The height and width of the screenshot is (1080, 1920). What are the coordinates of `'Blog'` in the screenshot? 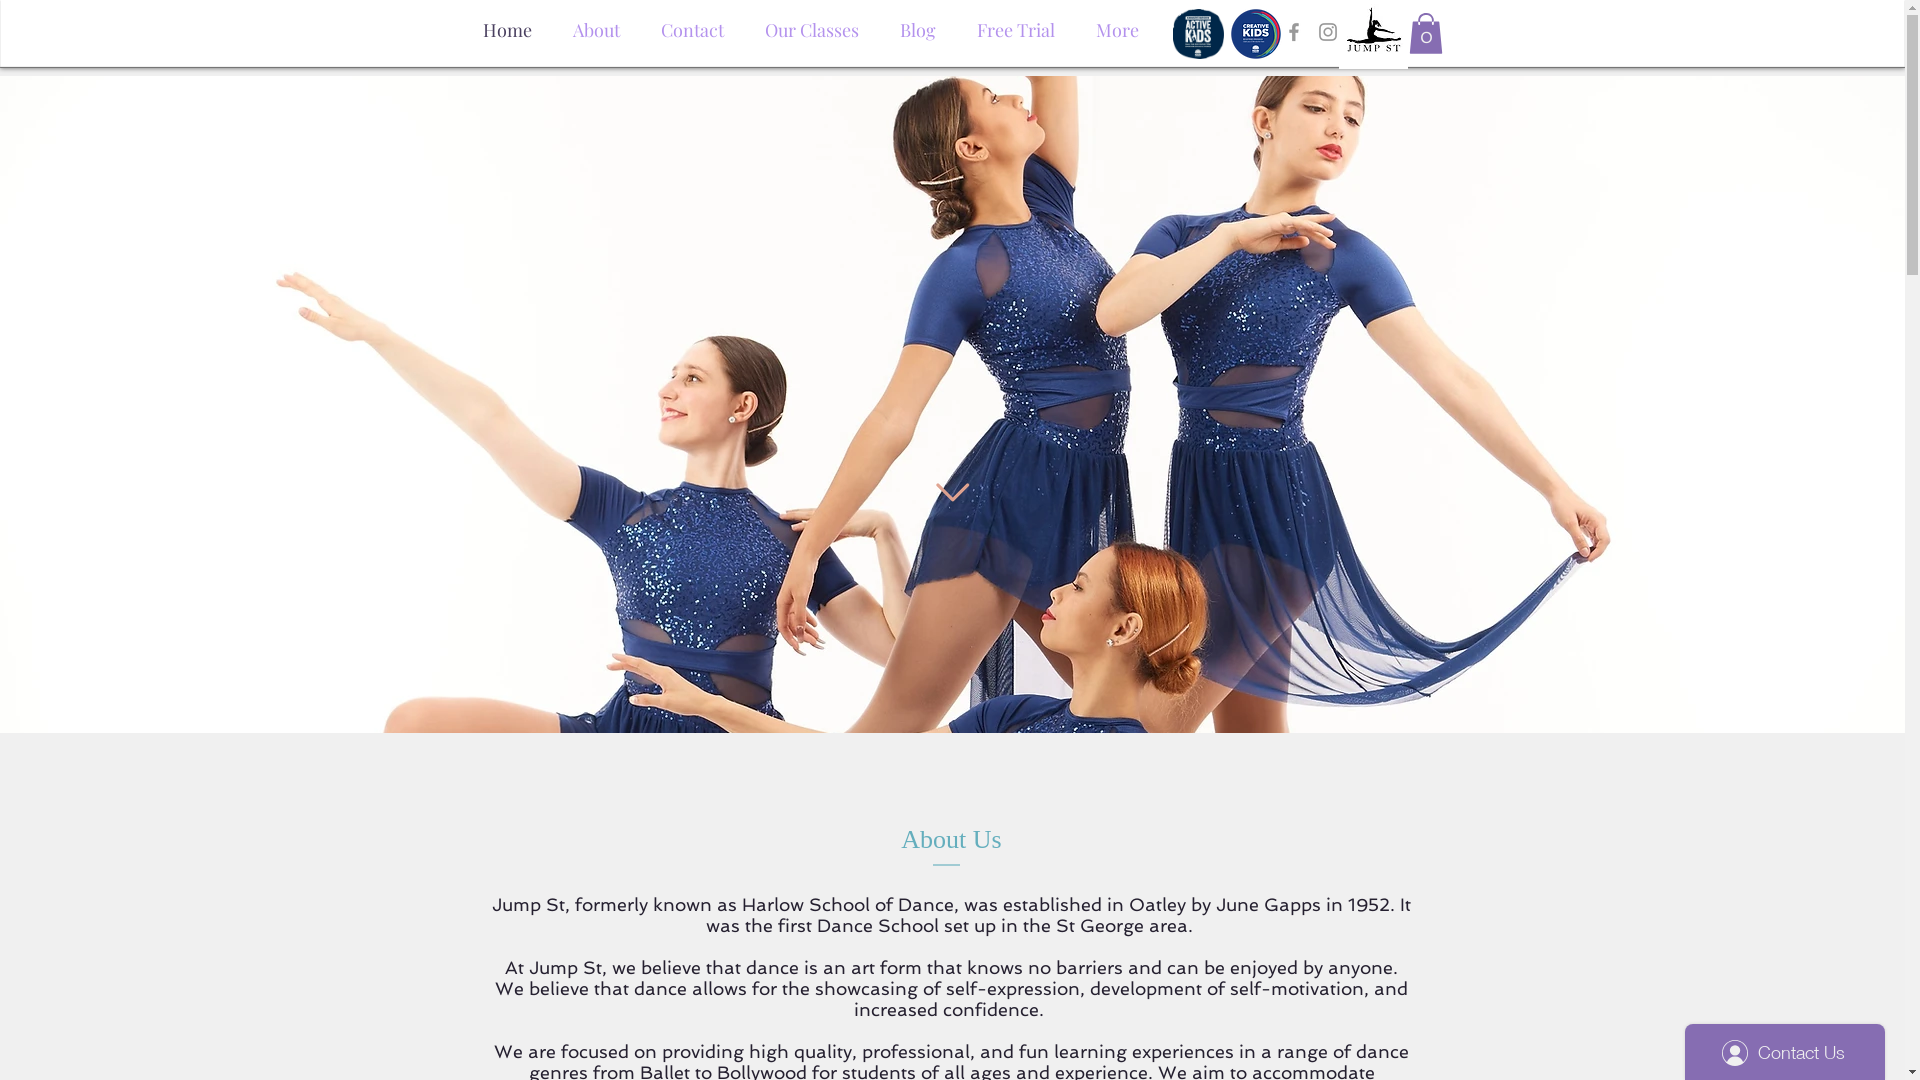 It's located at (917, 24).